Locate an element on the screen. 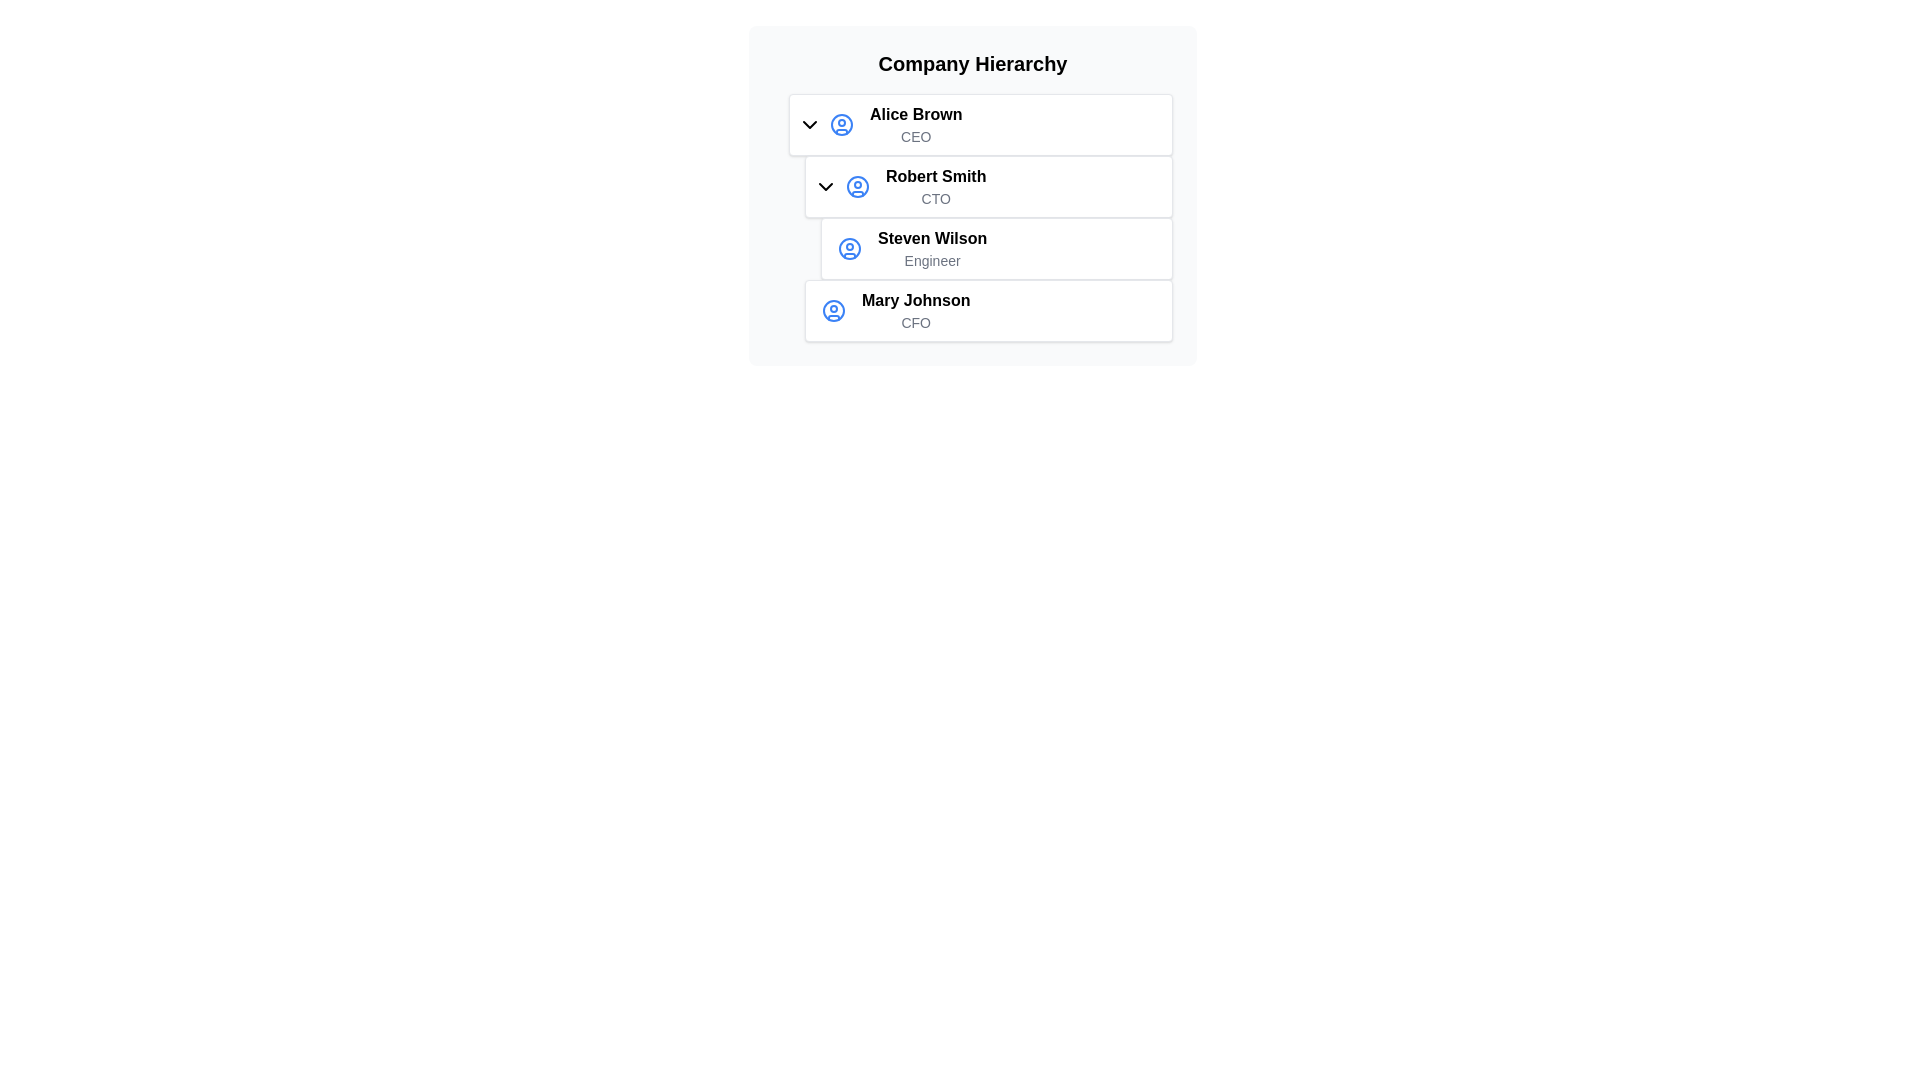 This screenshot has width=1920, height=1080. the circular user icon representing 'Steven Wilson', an Engineer is located at coordinates (849, 248).